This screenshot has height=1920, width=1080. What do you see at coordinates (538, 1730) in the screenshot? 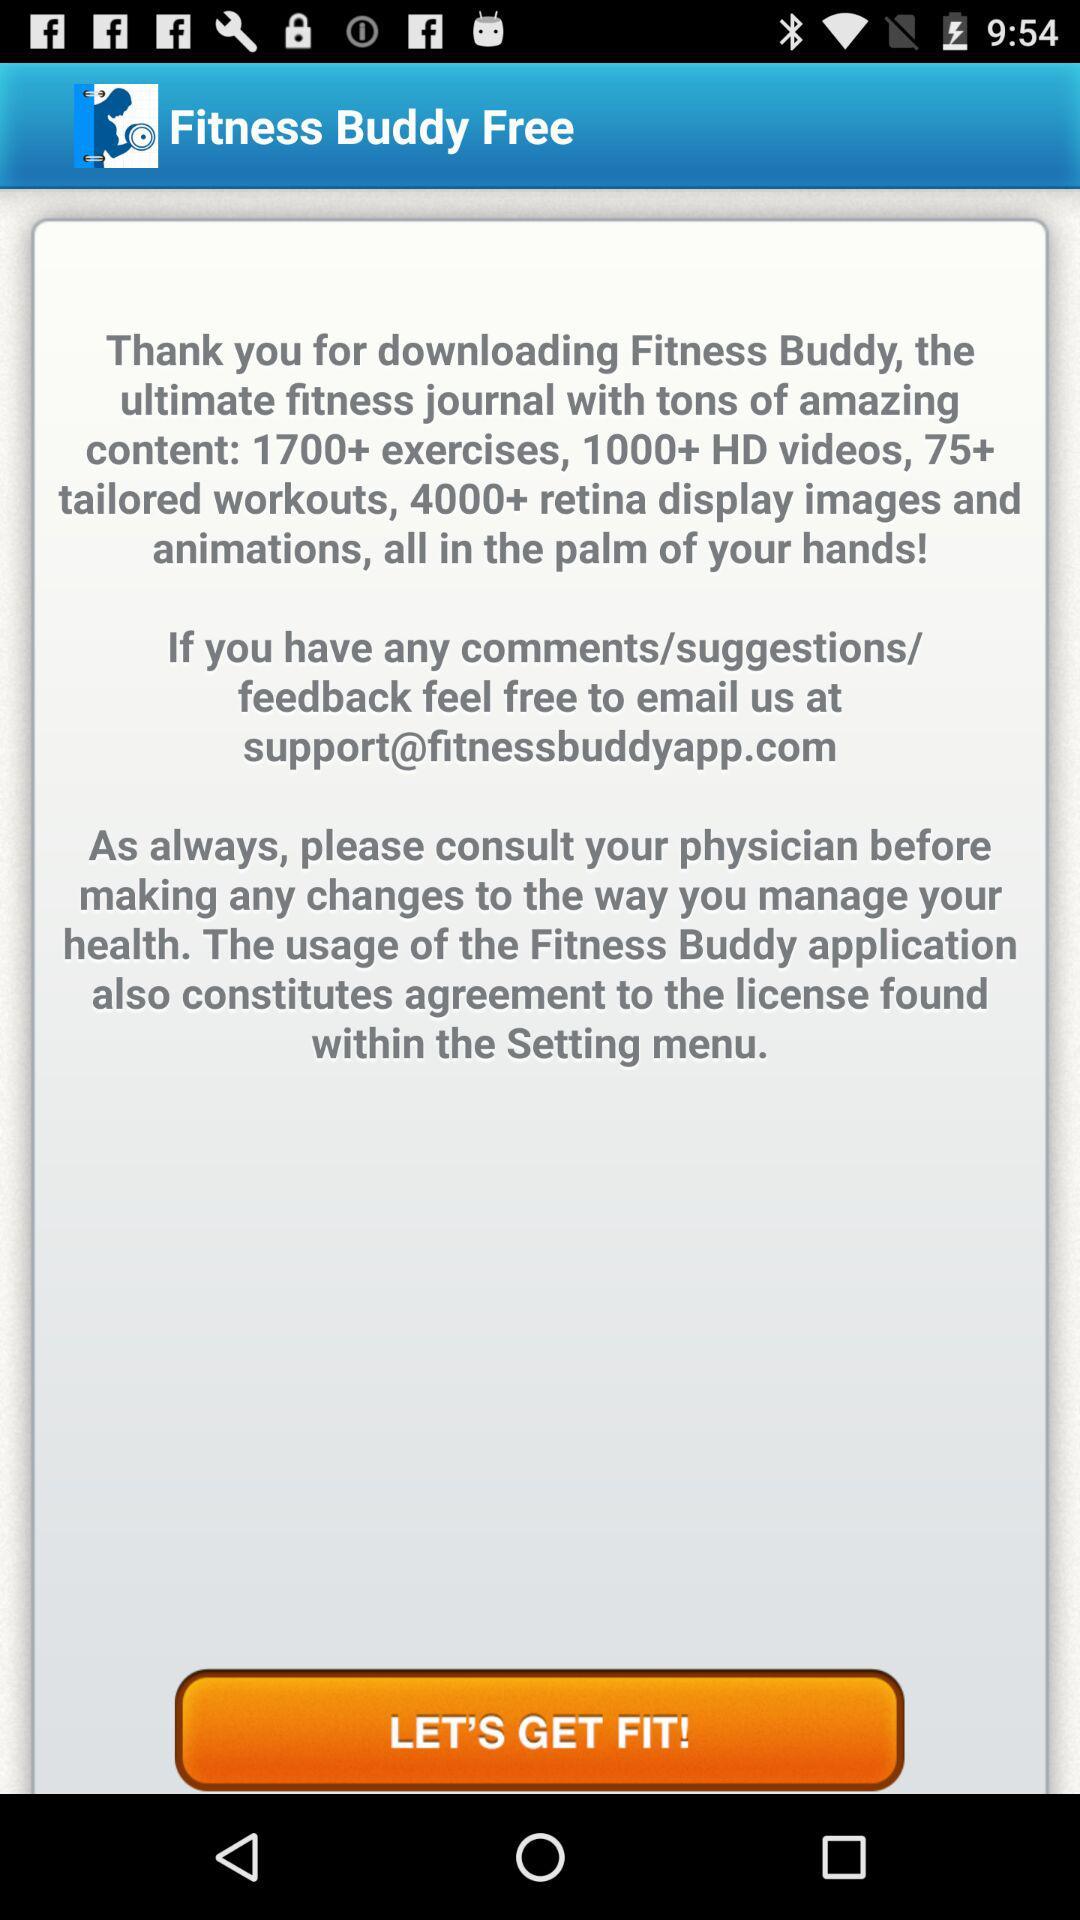
I see `the icon at the bottom` at bounding box center [538, 1730].